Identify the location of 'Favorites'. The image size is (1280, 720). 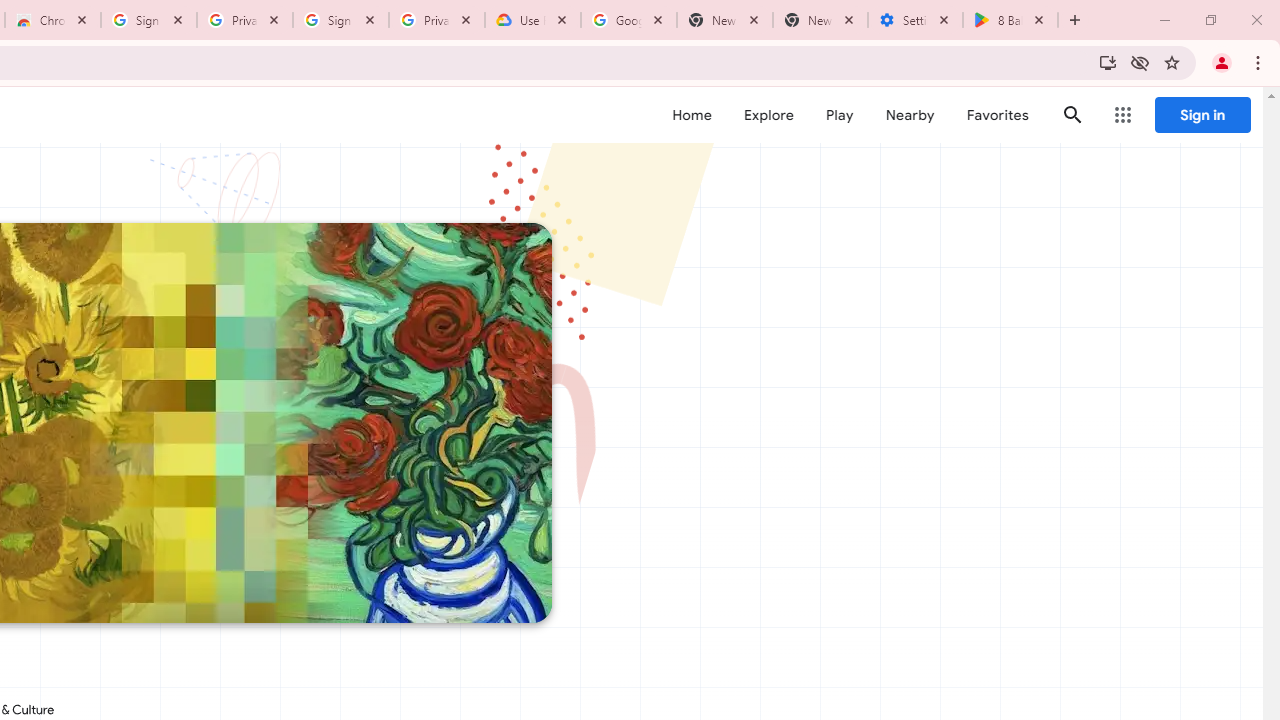
(997, 115).